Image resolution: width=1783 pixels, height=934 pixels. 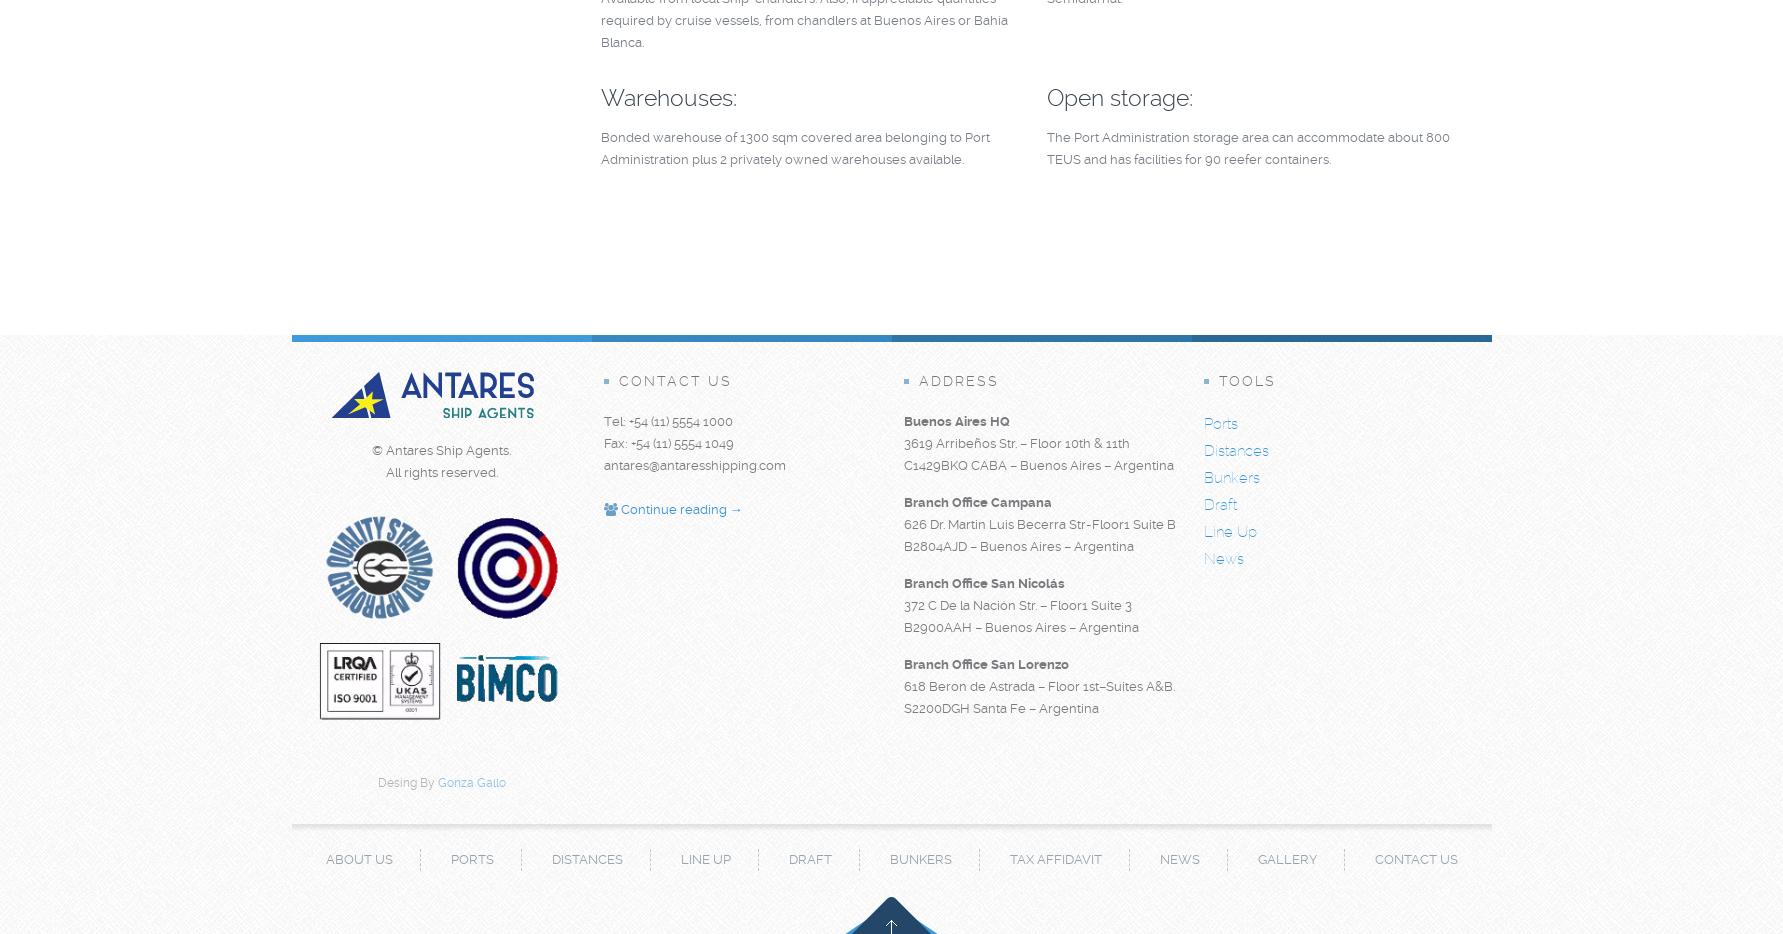 I want to click on '© Antares Ship Agents.', so click(x=441, y=450).